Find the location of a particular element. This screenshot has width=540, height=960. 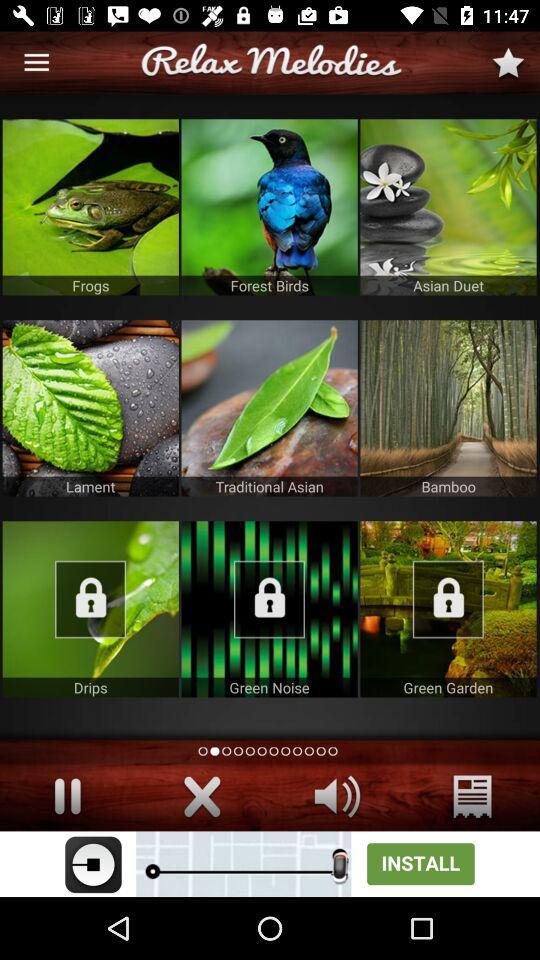

install uber app is located at coordinates (270, 863).